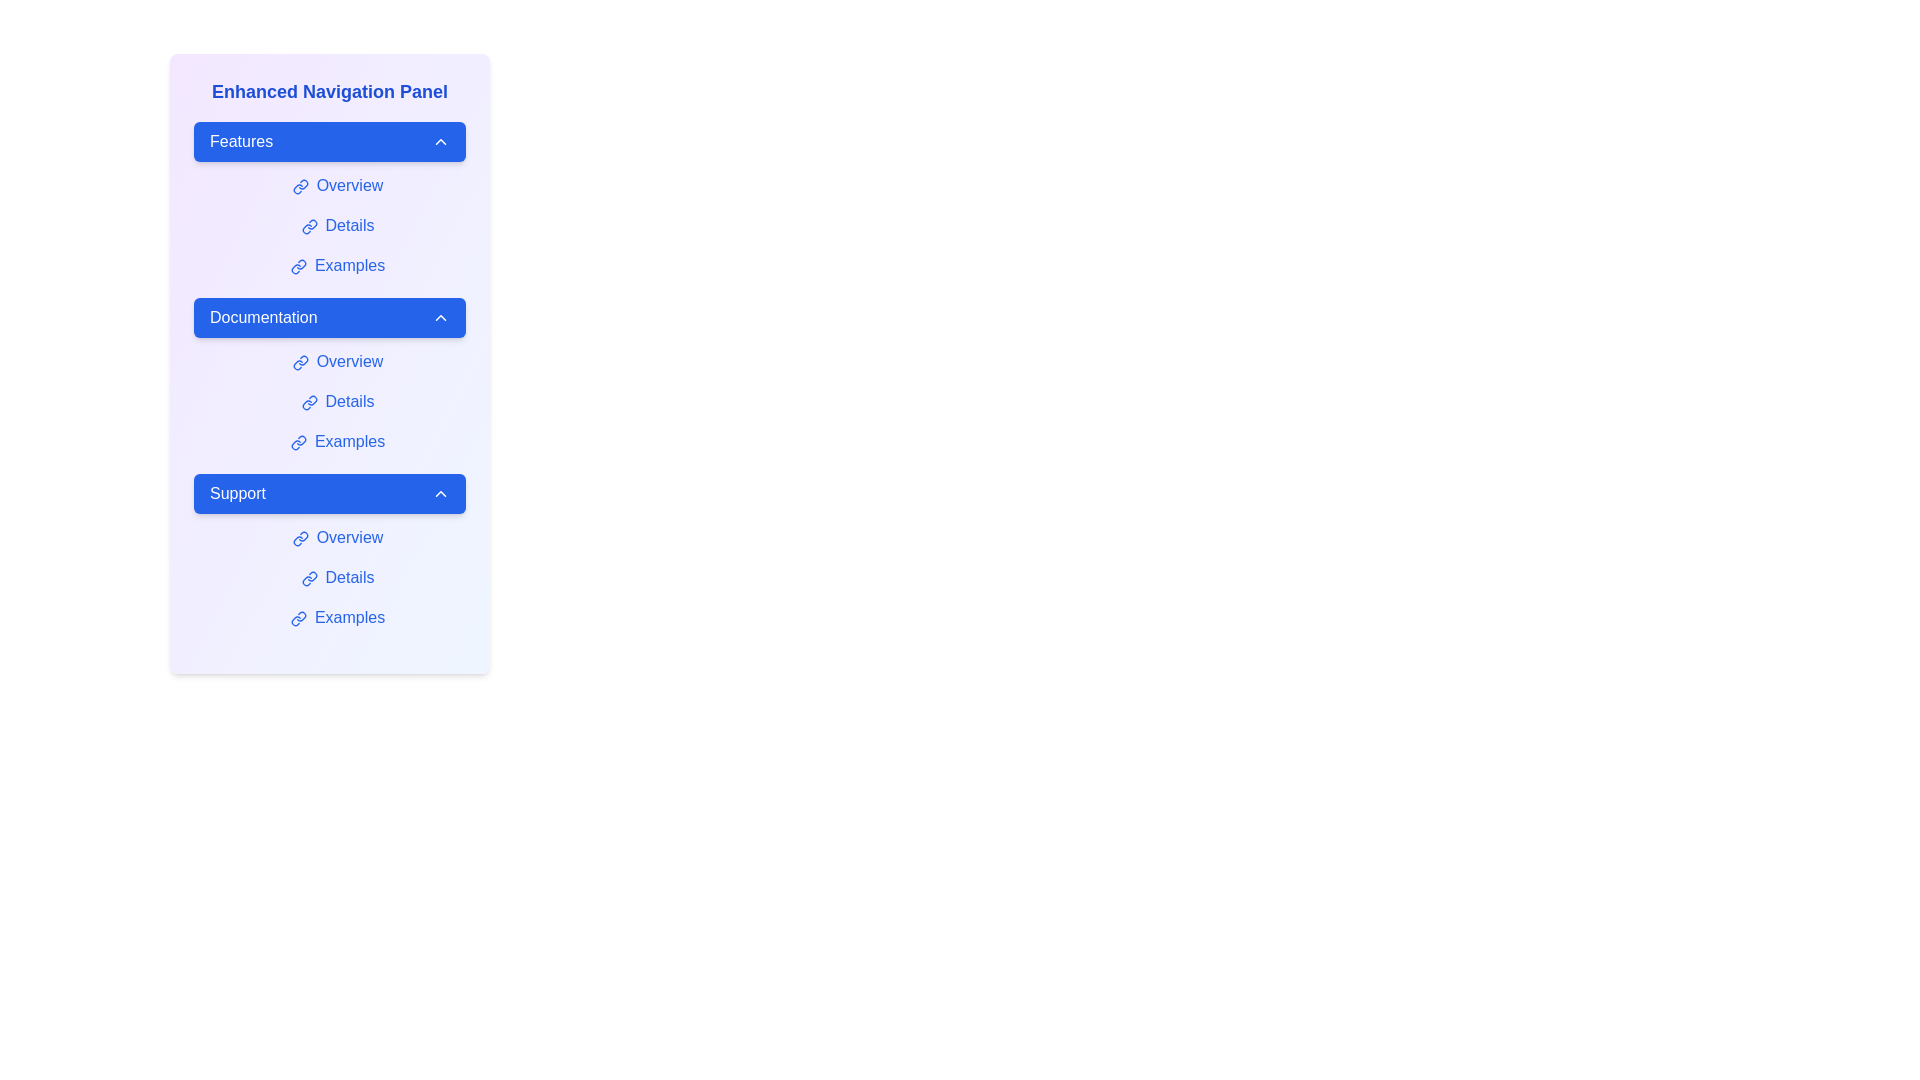 The image size is (1920, 1080). What do you see at coordinates (296, 189) in the screenshot?
I see `icon-oriented graphic located in the sidebar under the 'Features' section, which is positioned to the left of the 'Overview' text link` at bounding box center [296, 189].